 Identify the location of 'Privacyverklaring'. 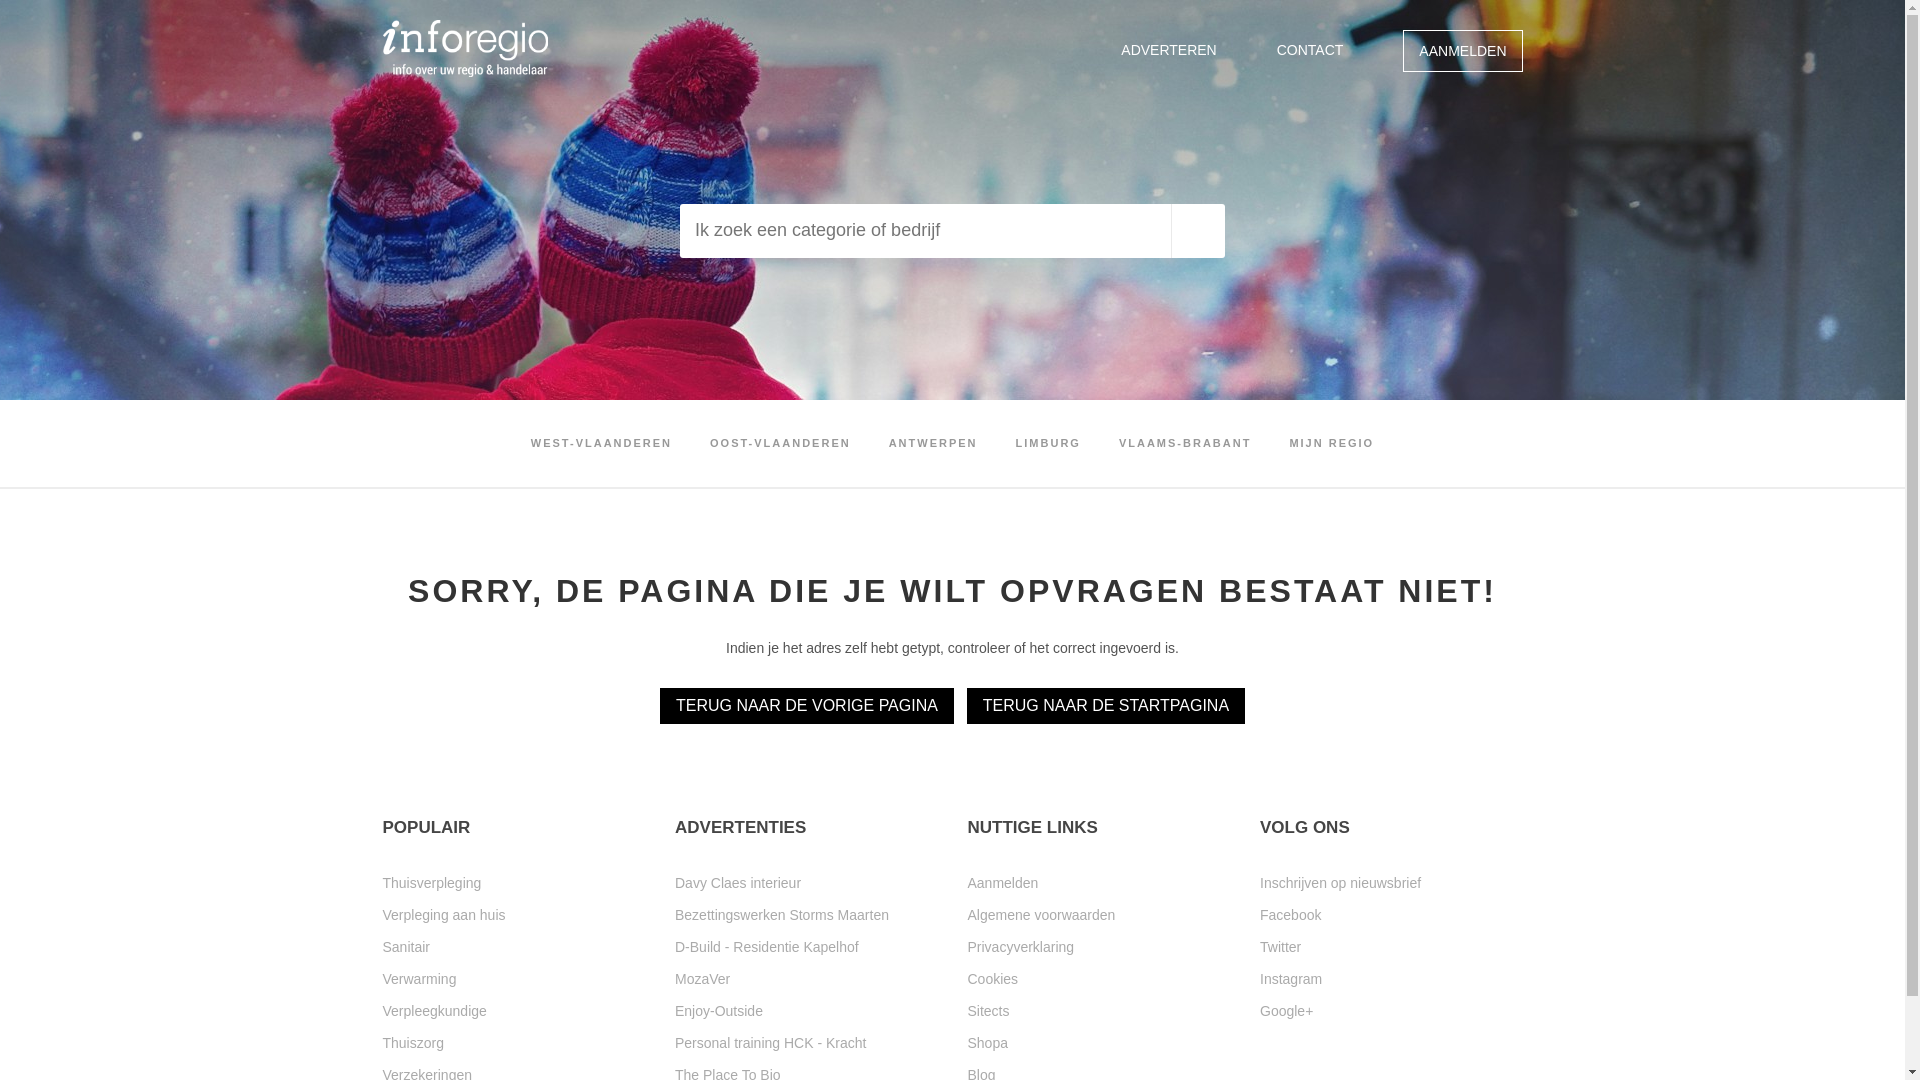
(968, 946).